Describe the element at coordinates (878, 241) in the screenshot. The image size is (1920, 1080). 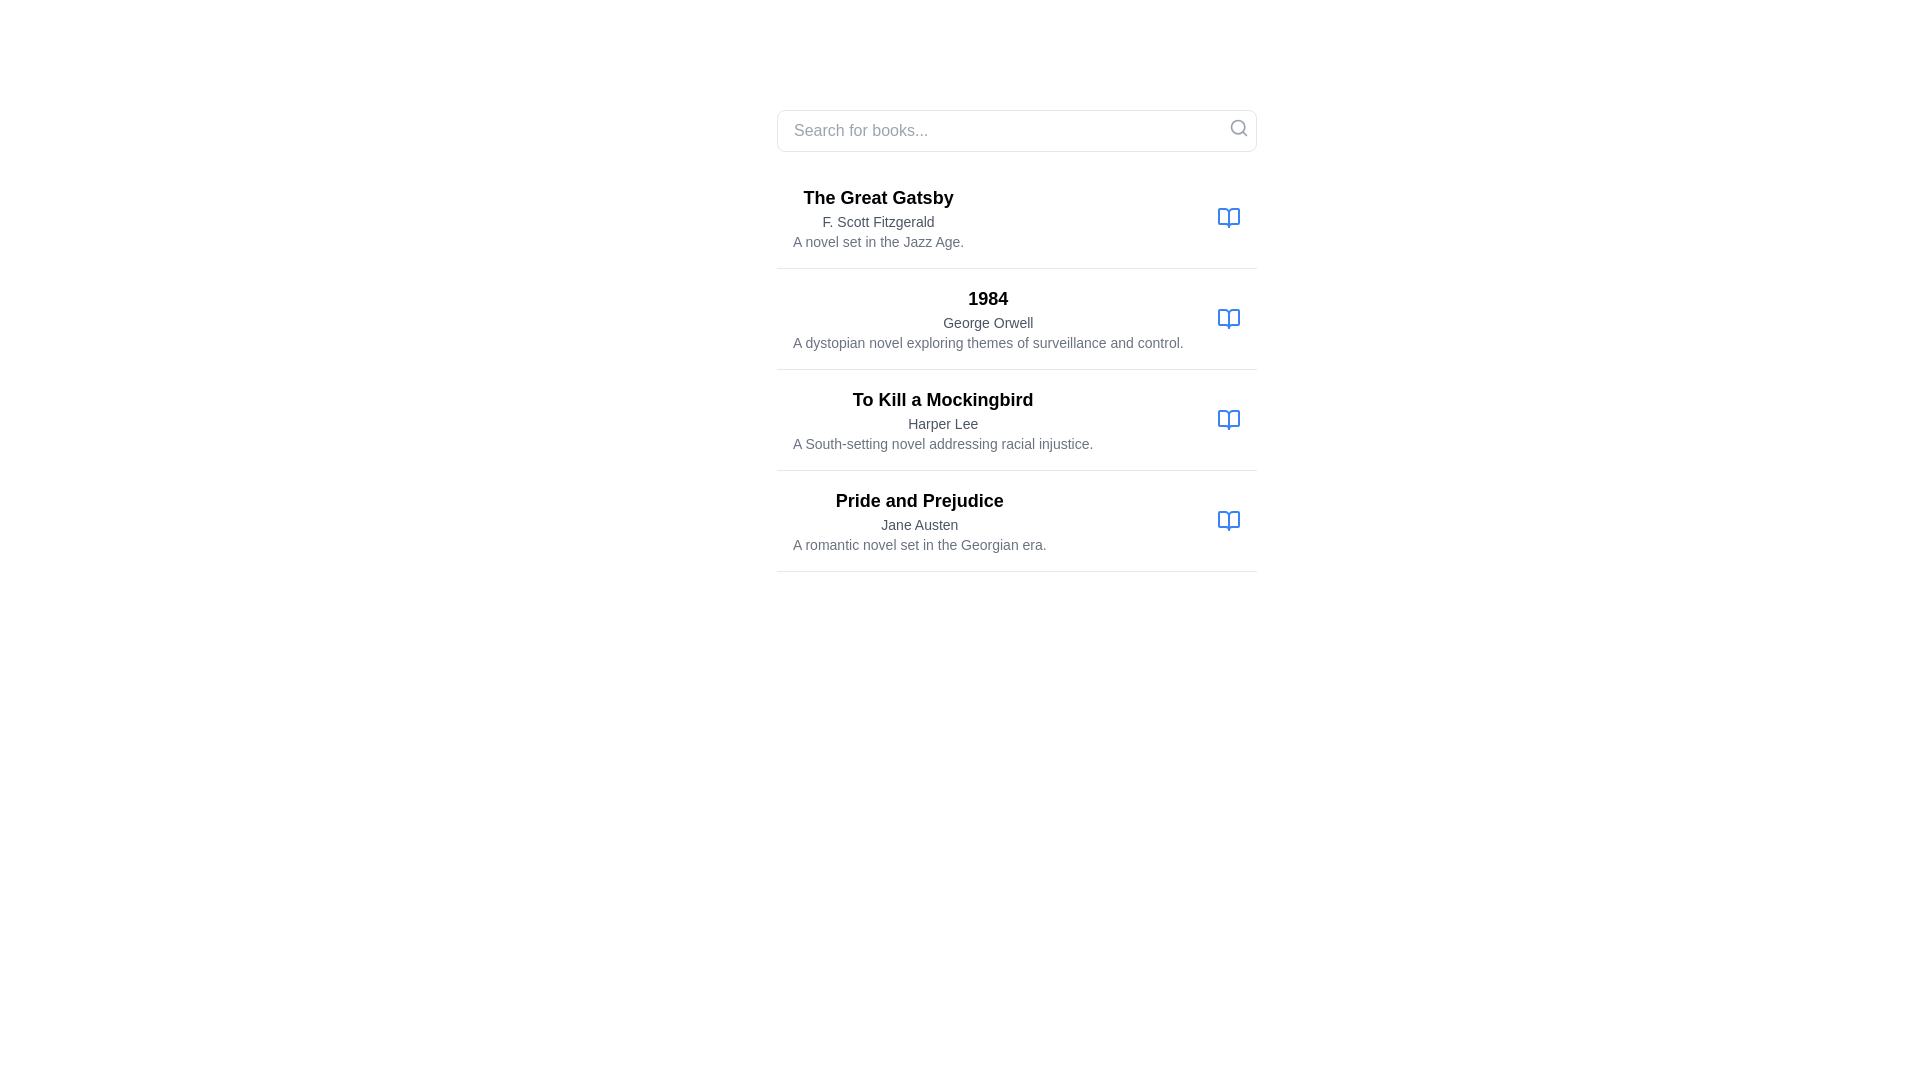
I see `the text label that provides a brief description for the book 'The Great Gatsby', located below the author's name 'F. Scott Fitzgerald'` at that location.